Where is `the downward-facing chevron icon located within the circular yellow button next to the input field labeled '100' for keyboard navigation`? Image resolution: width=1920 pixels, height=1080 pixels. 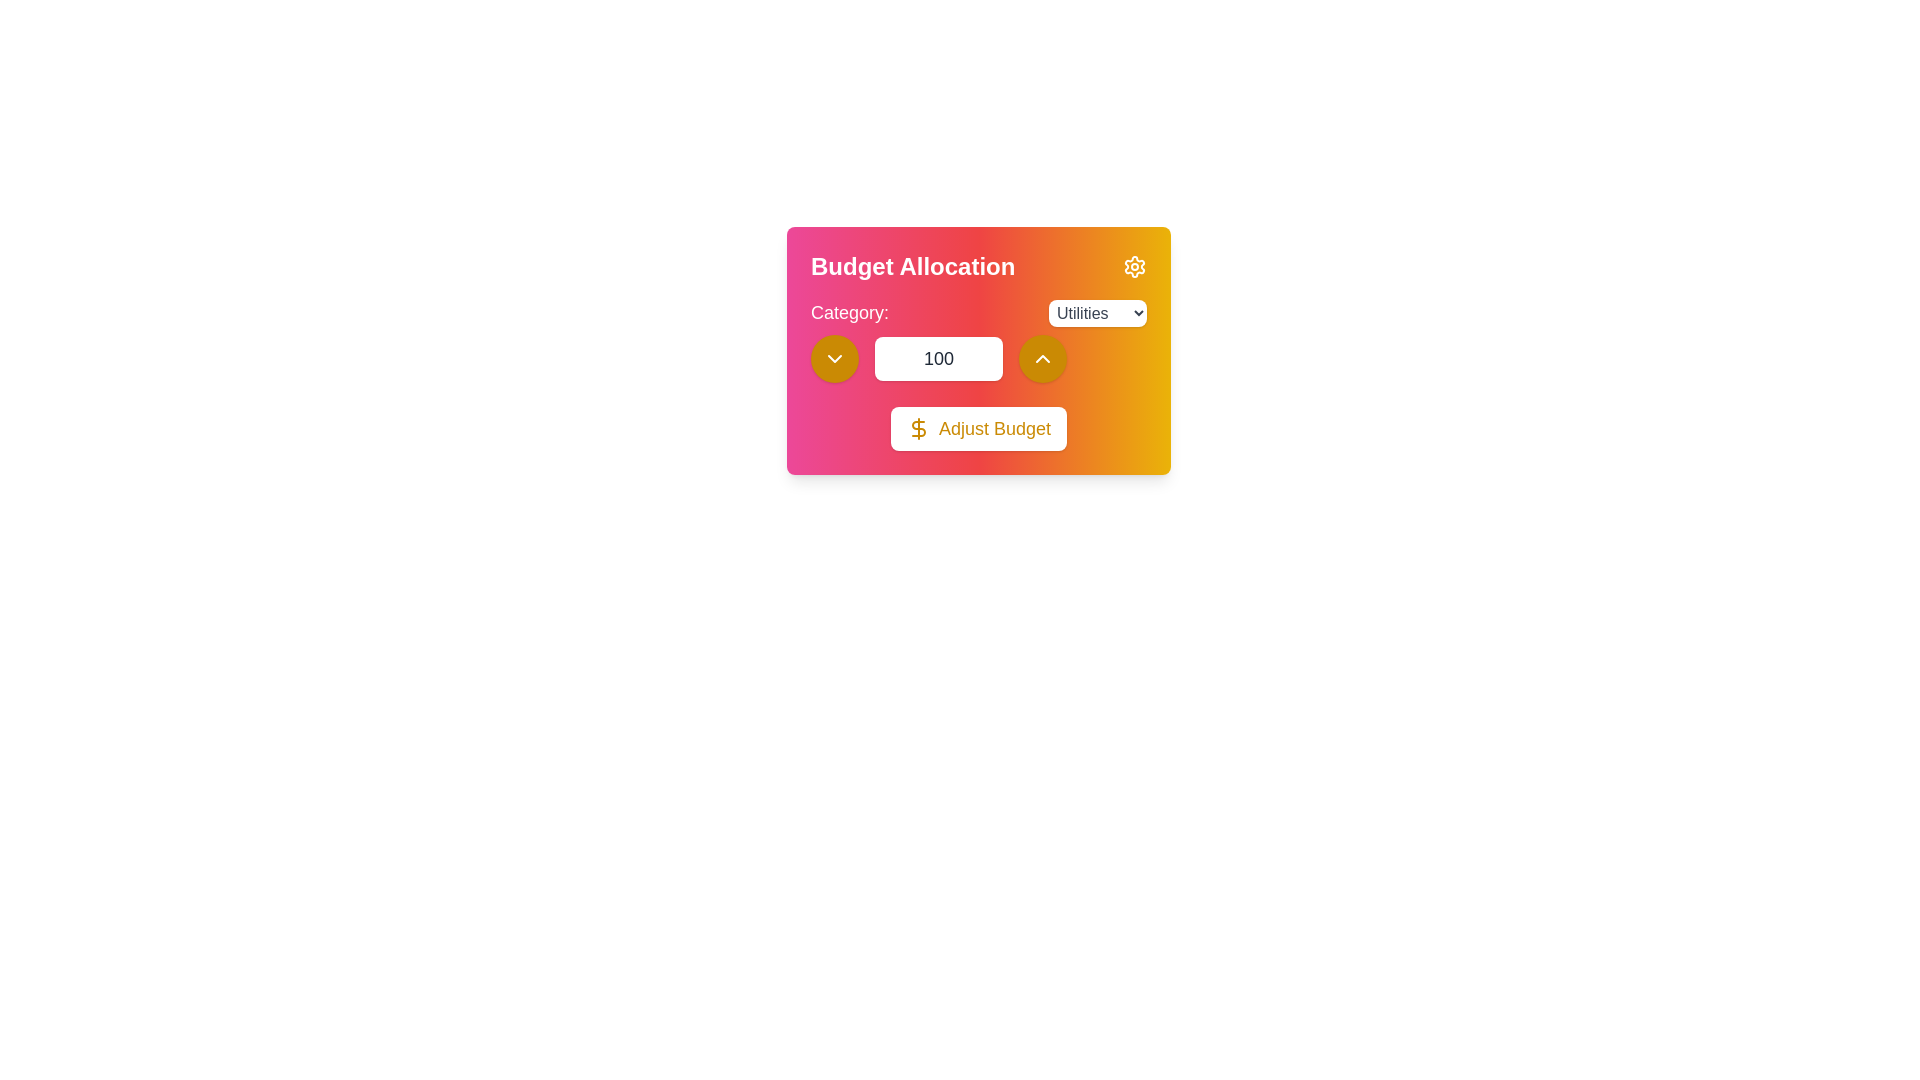 the downward-facing chevron icon located within the circular yellow button next to the input field labeled '100' for keyboard navigation is located at coordinates (835, 357).